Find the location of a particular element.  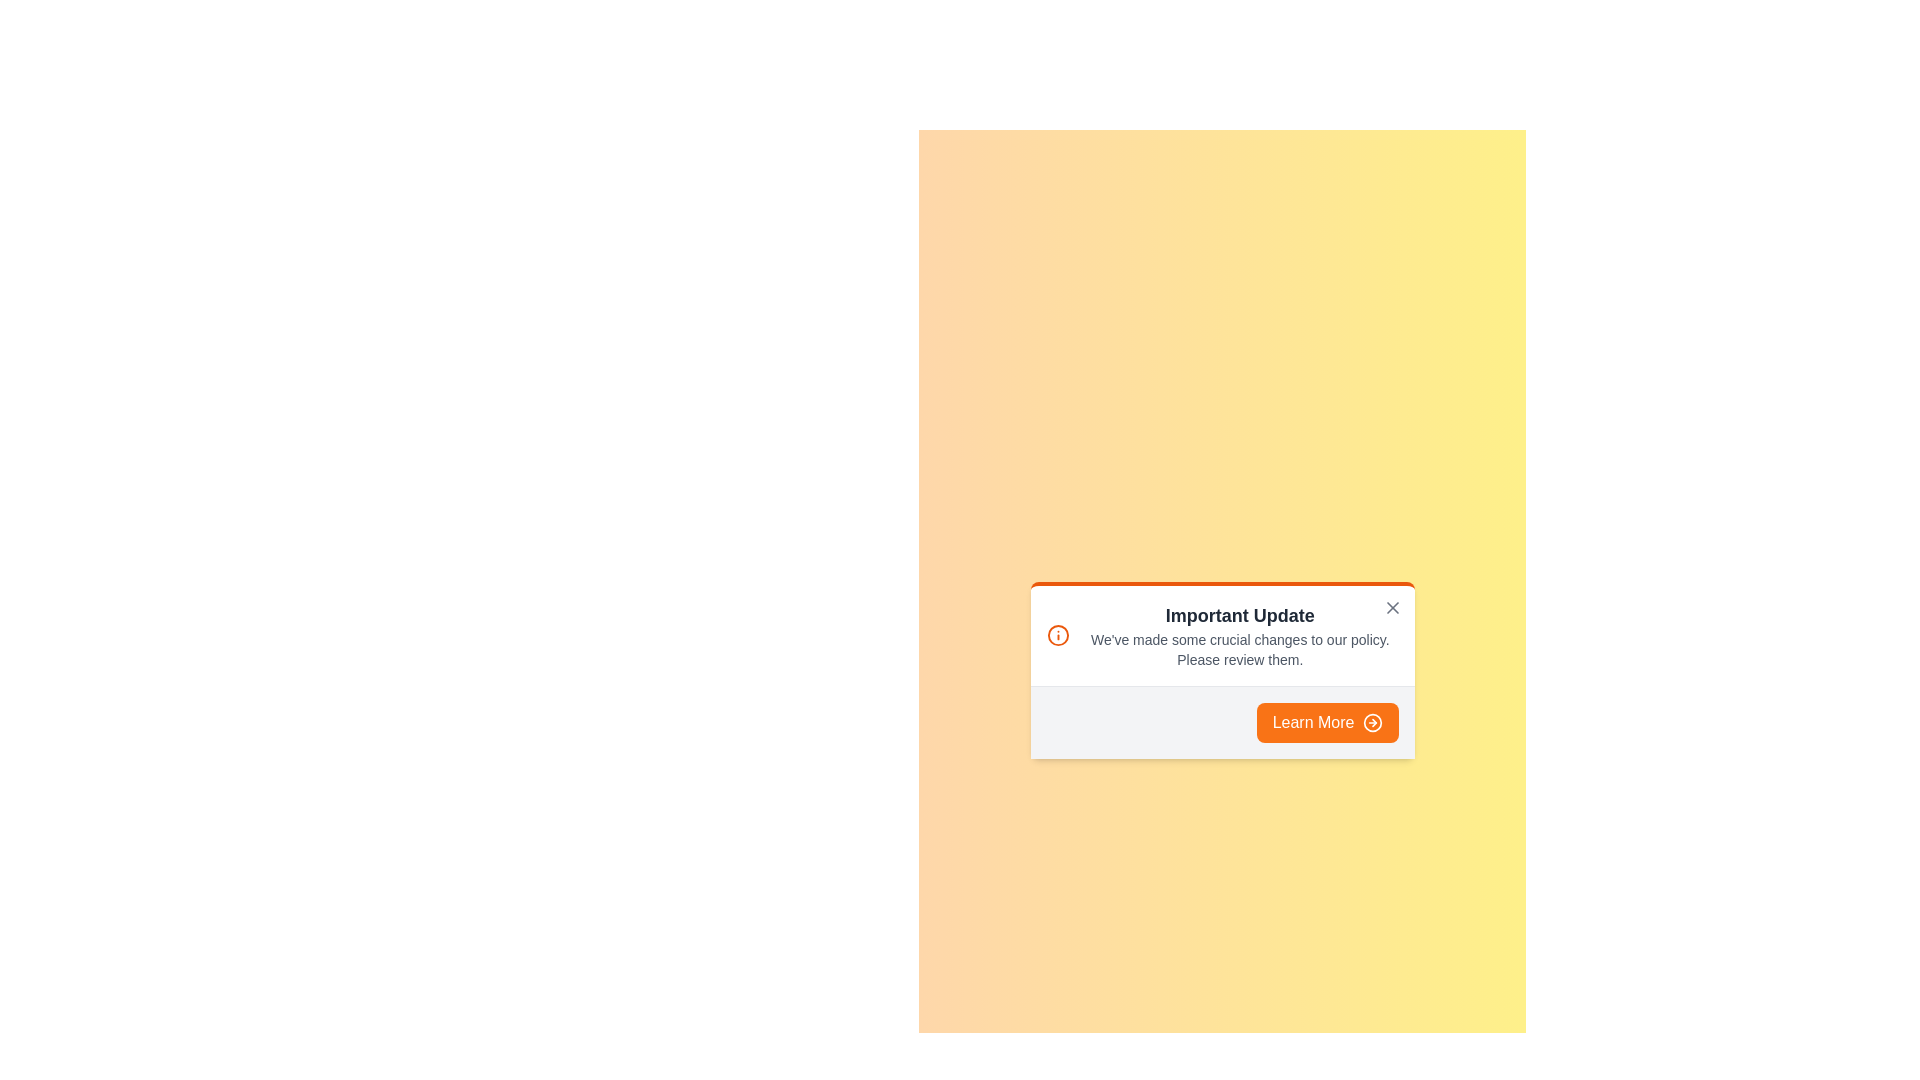

close button to dismiss the alert is located at coordinates (1391, 606).